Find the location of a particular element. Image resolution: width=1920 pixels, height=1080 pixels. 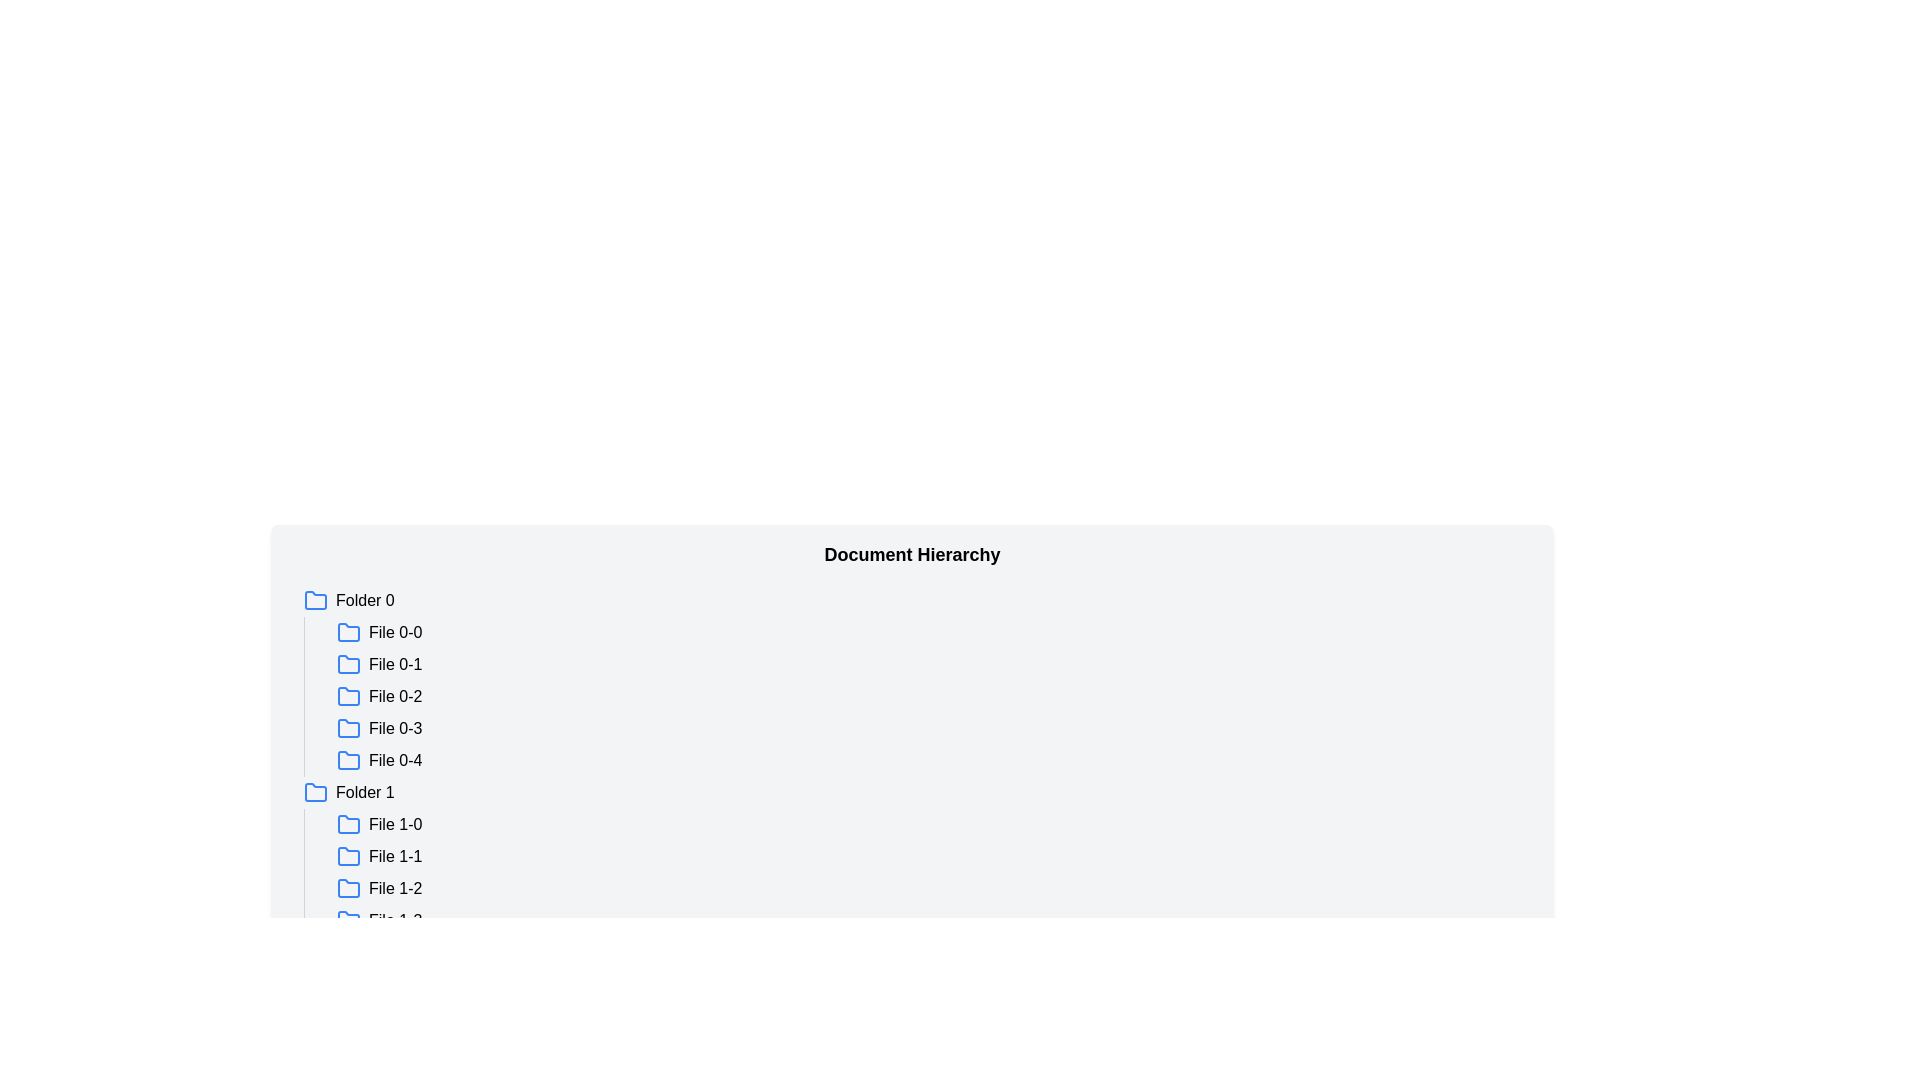

the folder icon representing 'Folder 1' is located at coordinates (315, 792).